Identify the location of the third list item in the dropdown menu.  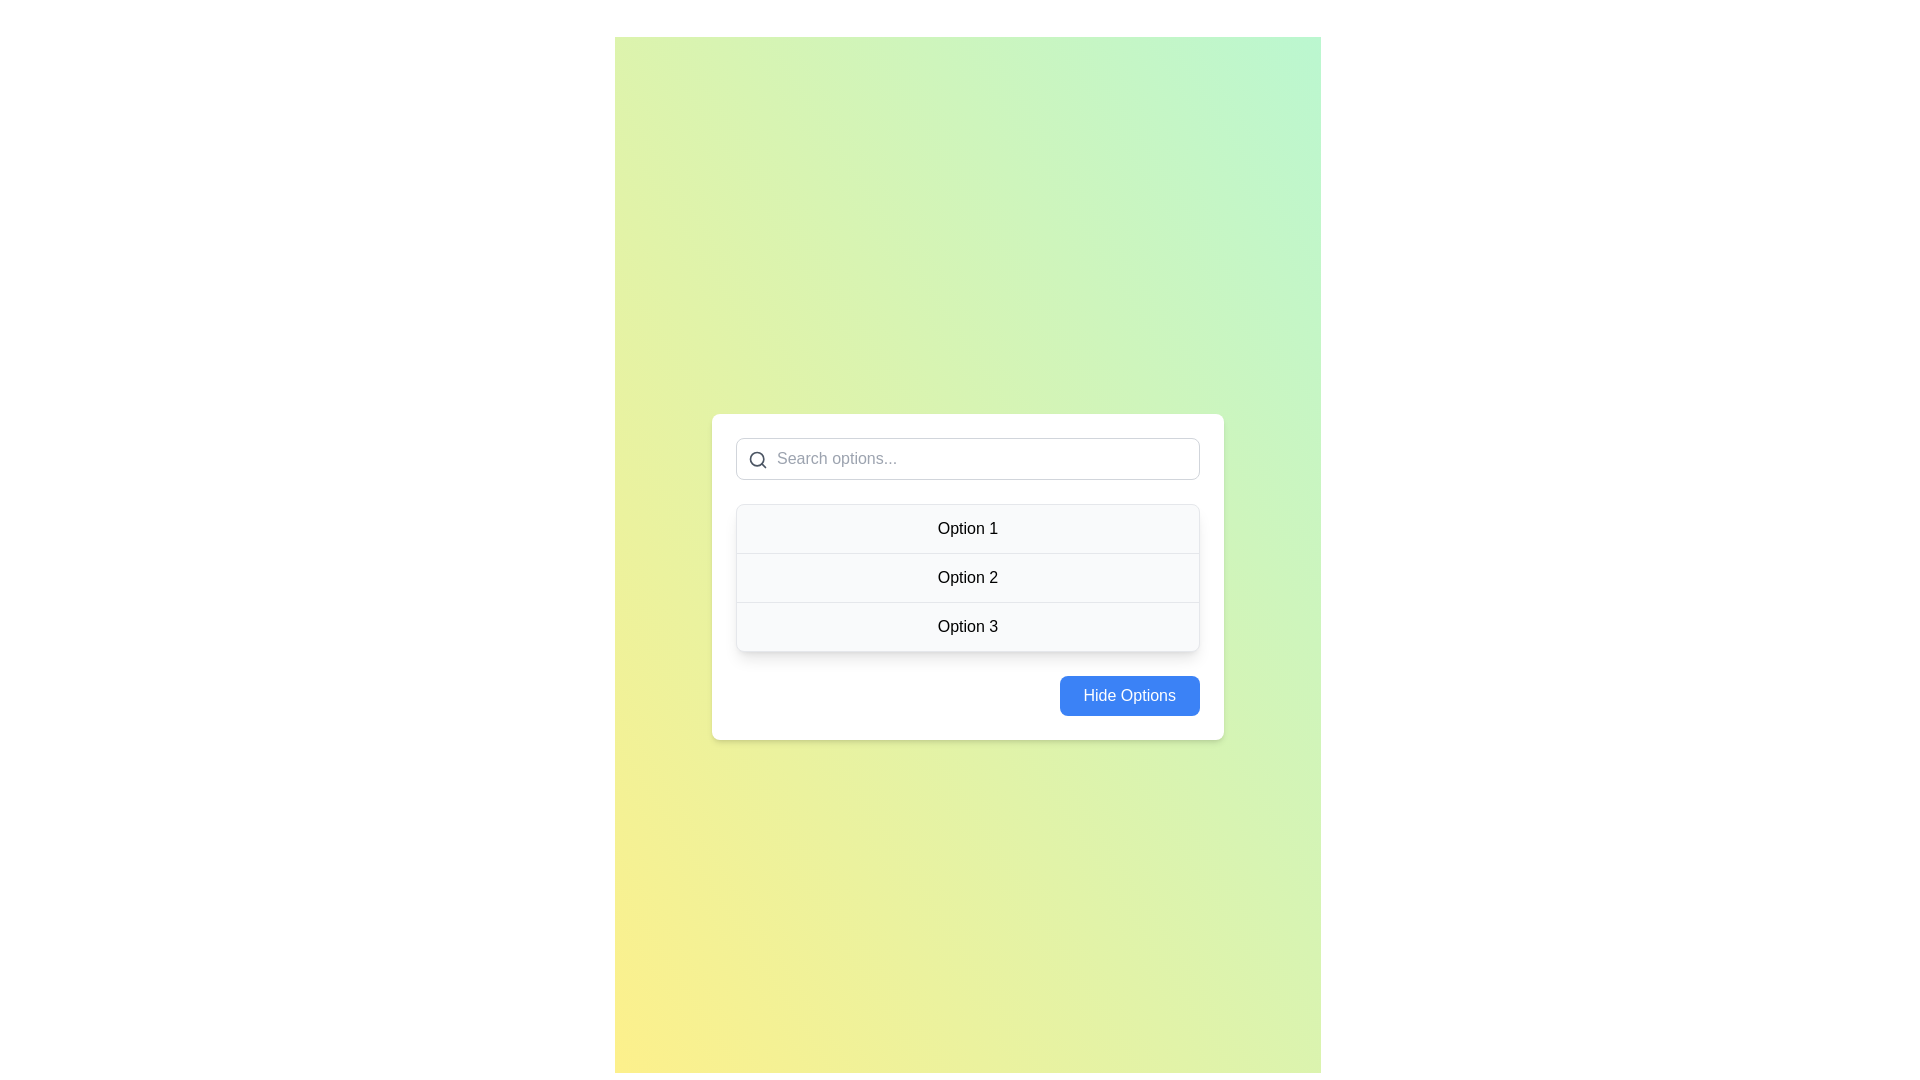
(968, 624).